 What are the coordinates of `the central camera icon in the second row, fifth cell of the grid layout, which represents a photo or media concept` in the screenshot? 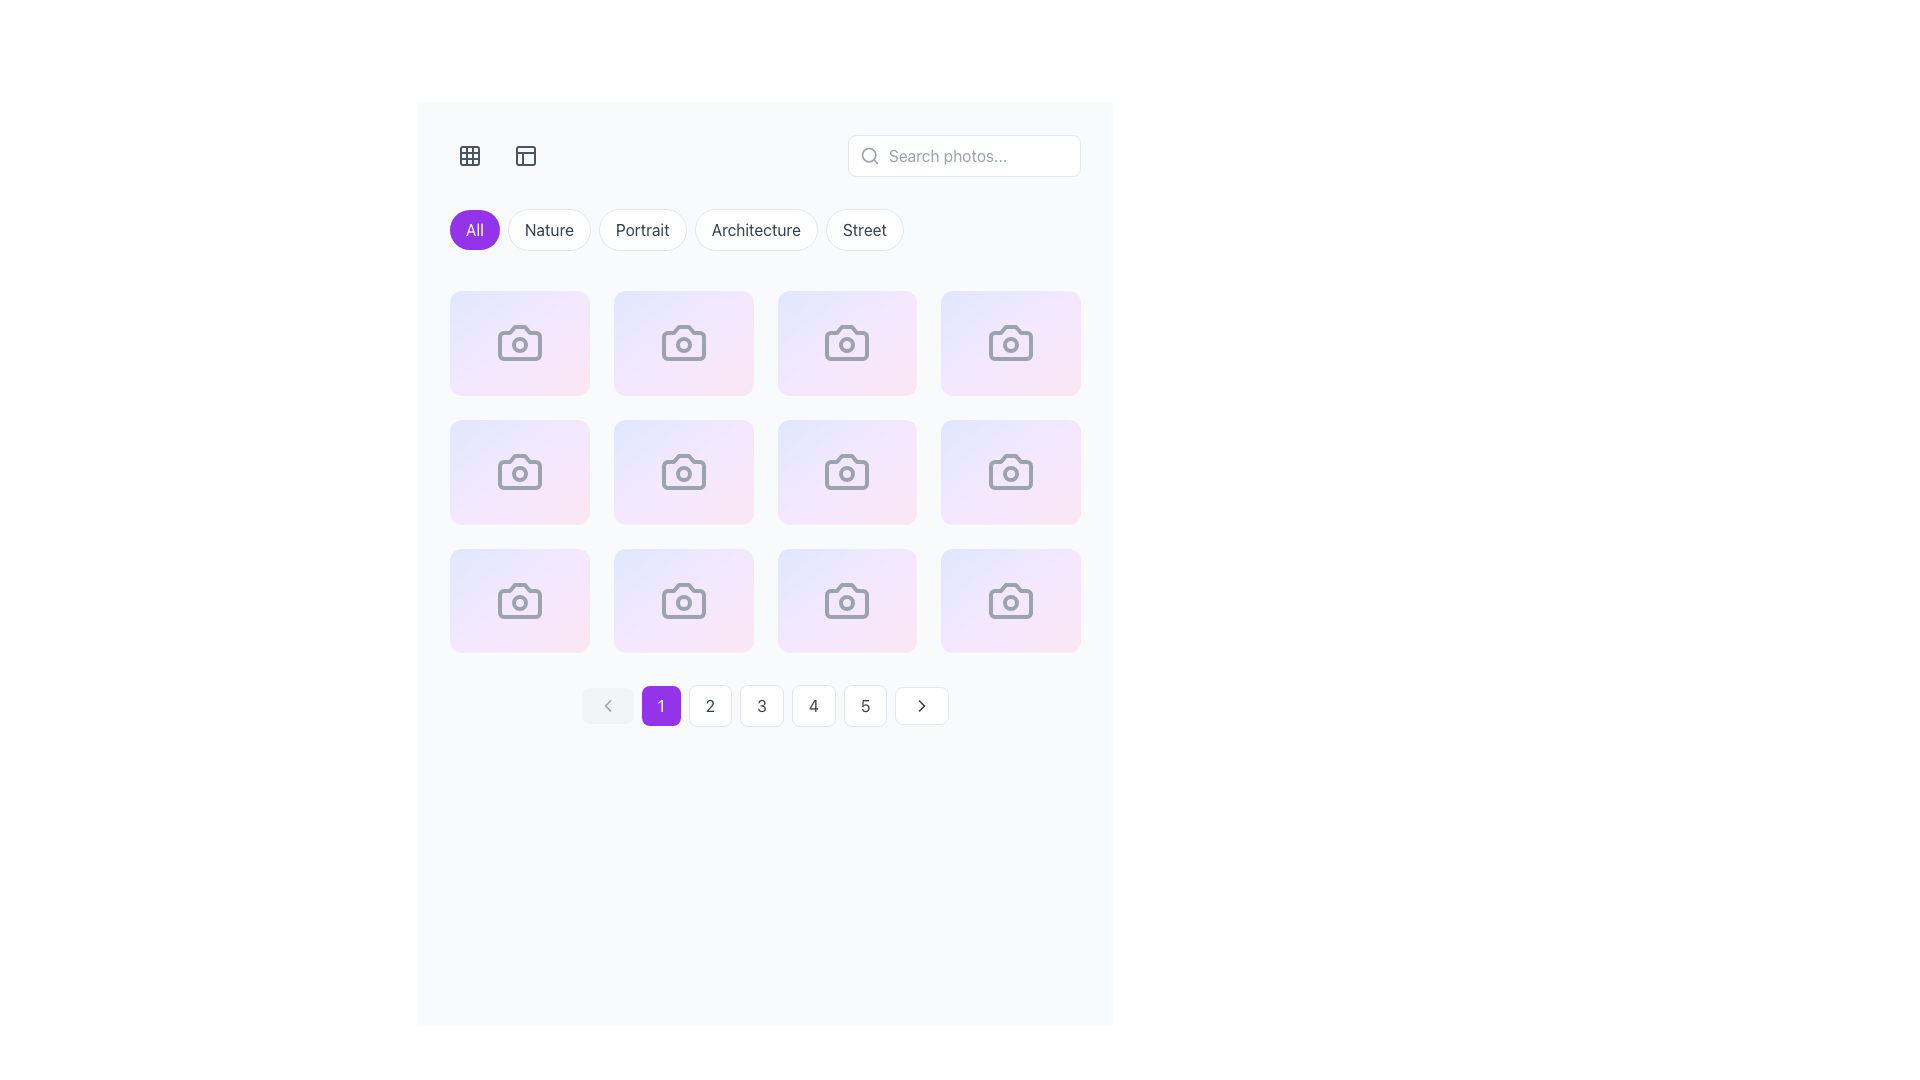 It's located at (847, 472).